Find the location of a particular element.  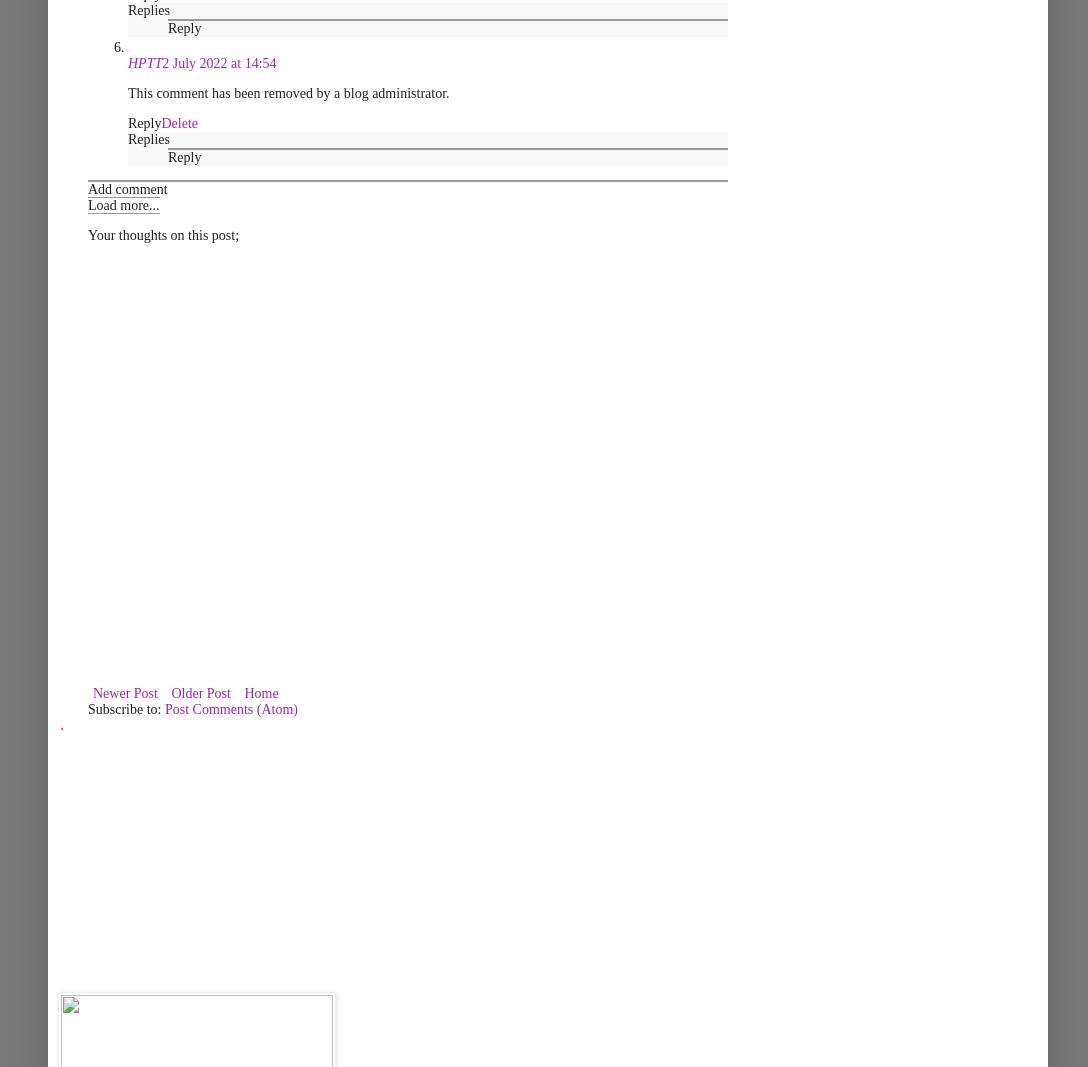

'Your thoughts on this post;' is located at coordinates (162, 235).